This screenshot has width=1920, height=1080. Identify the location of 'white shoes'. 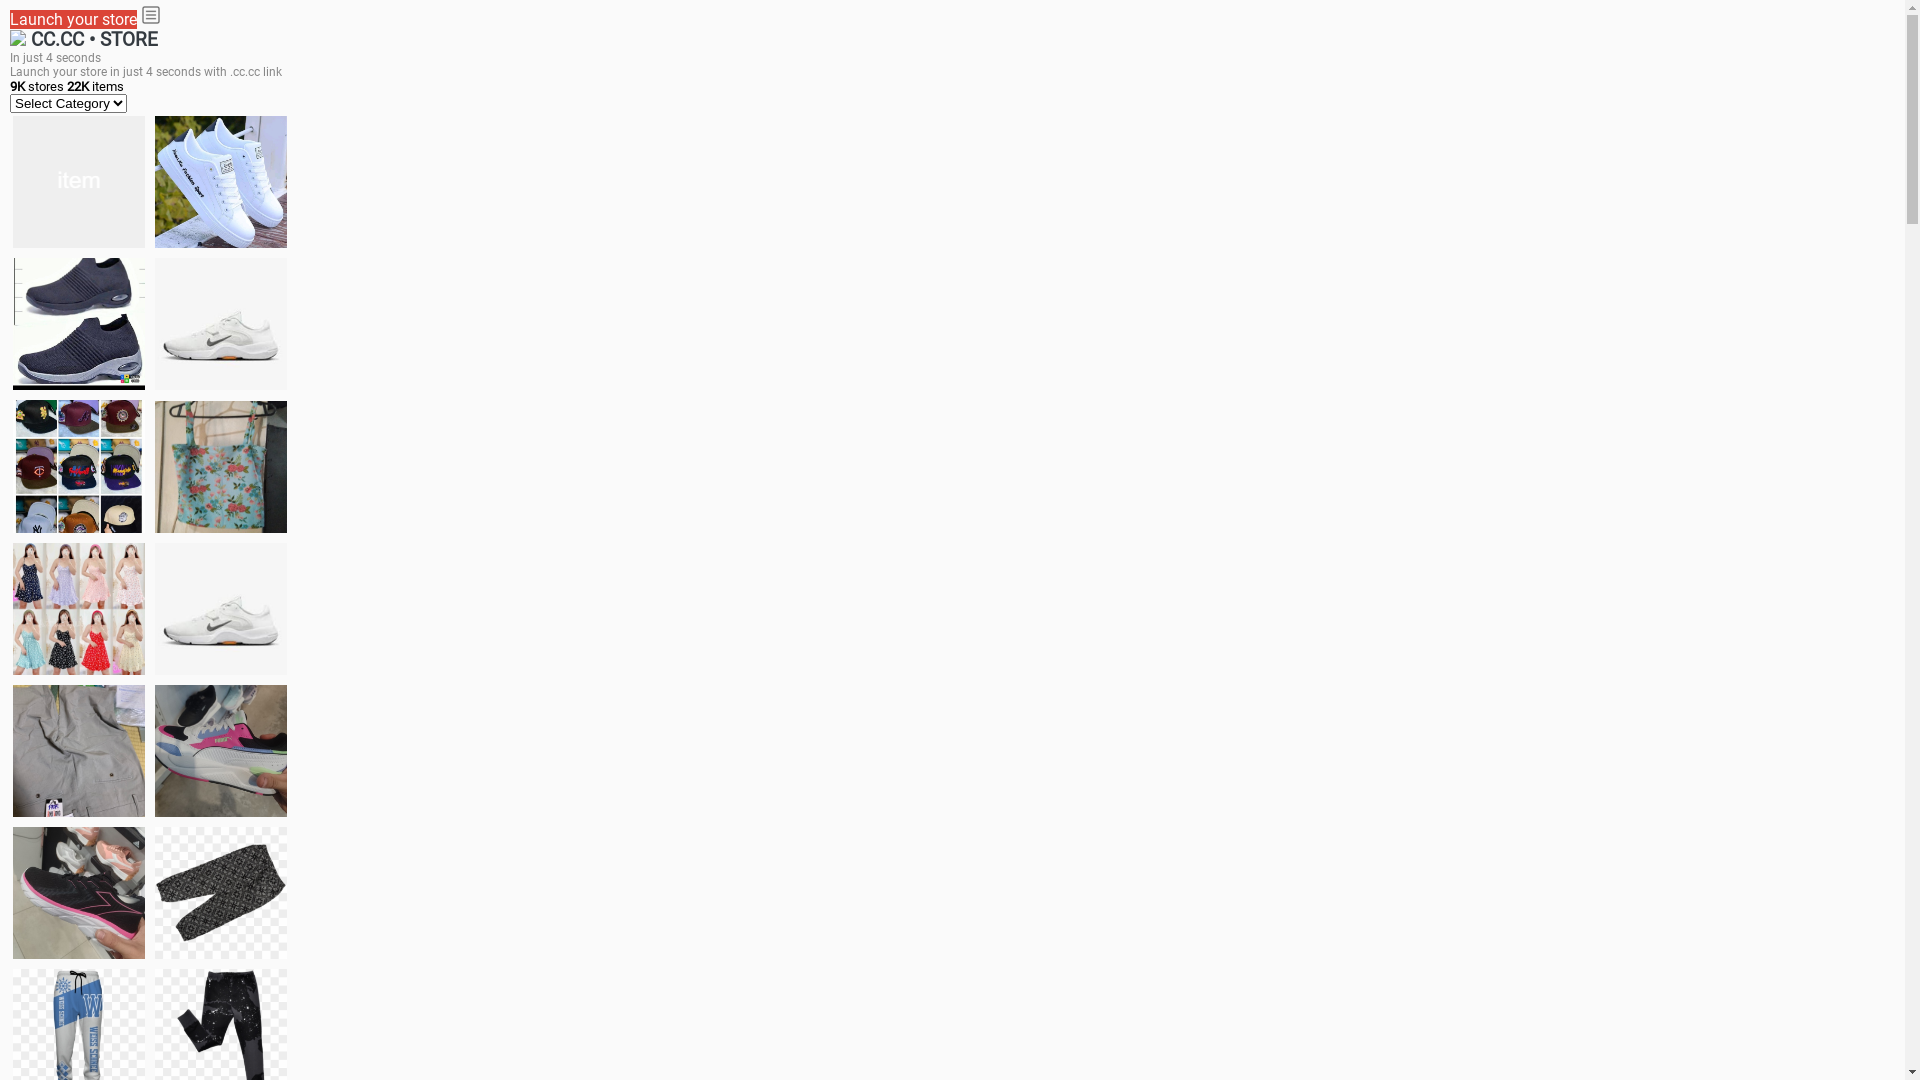
(220, 181).